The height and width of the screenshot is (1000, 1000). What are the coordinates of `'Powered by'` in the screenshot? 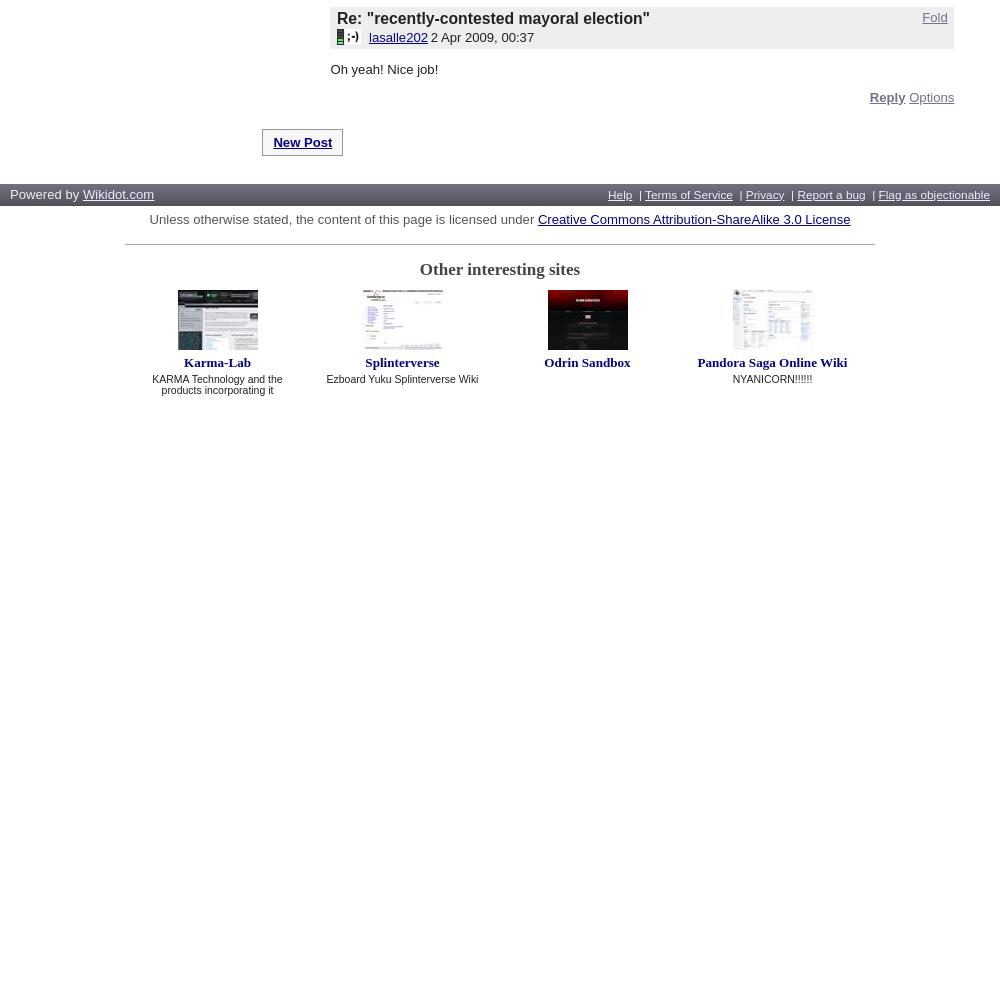 It's located at (46, 192).